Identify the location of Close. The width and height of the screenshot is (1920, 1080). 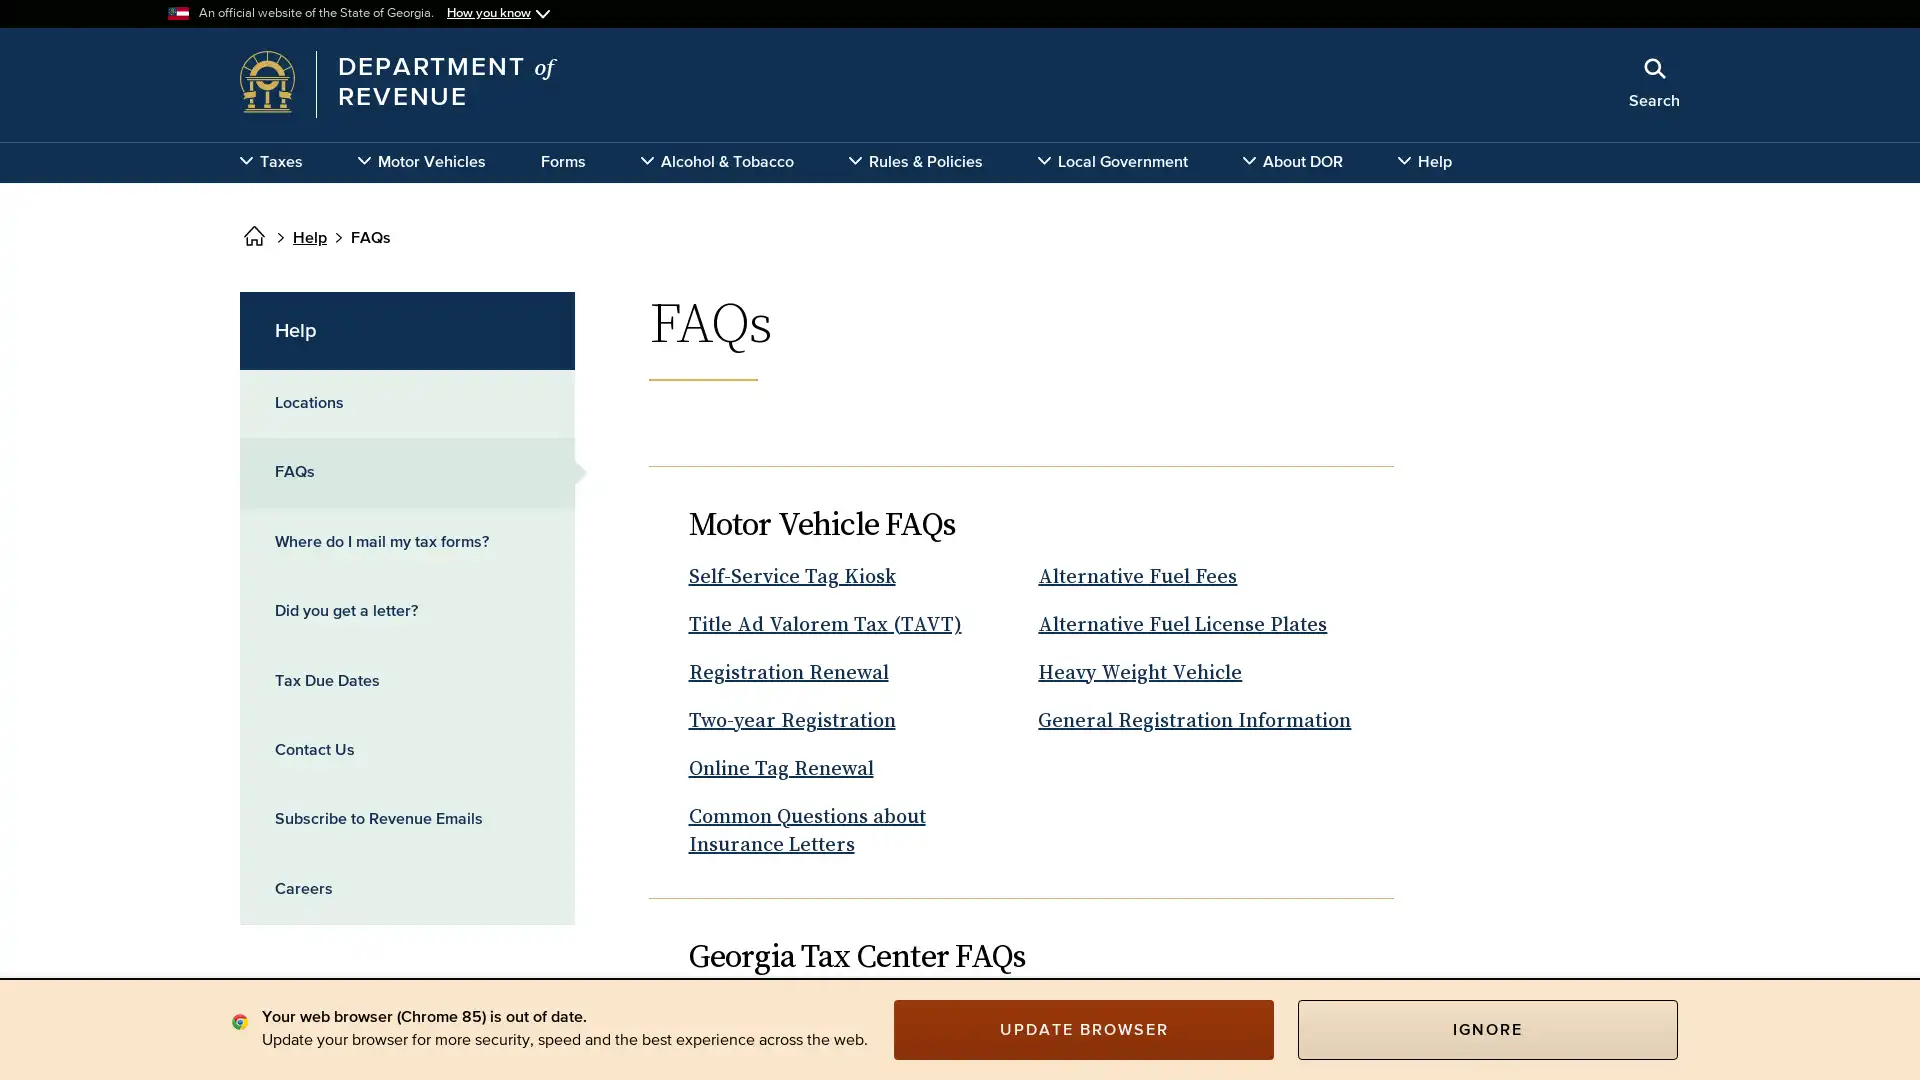
(1657, 62).